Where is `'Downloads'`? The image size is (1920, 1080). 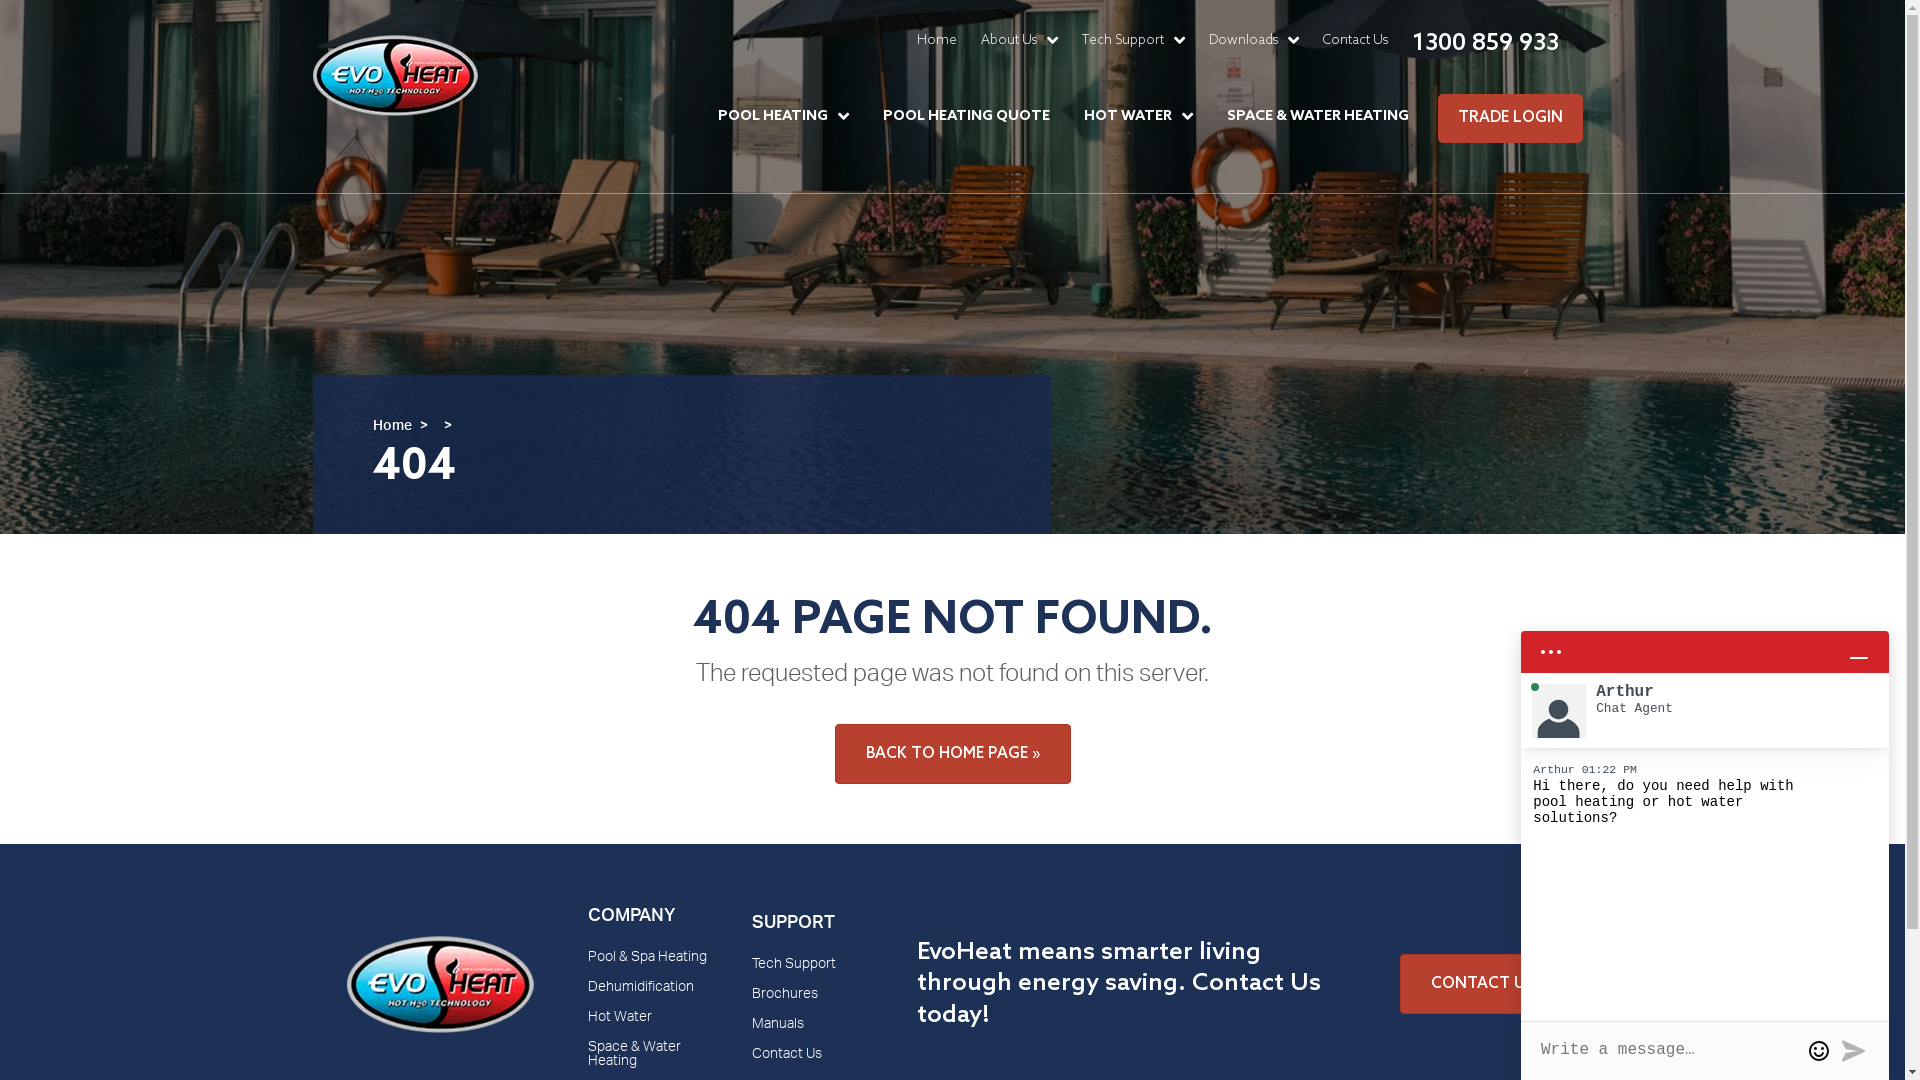
'Downloads' is located at coordinates (1251, 40).